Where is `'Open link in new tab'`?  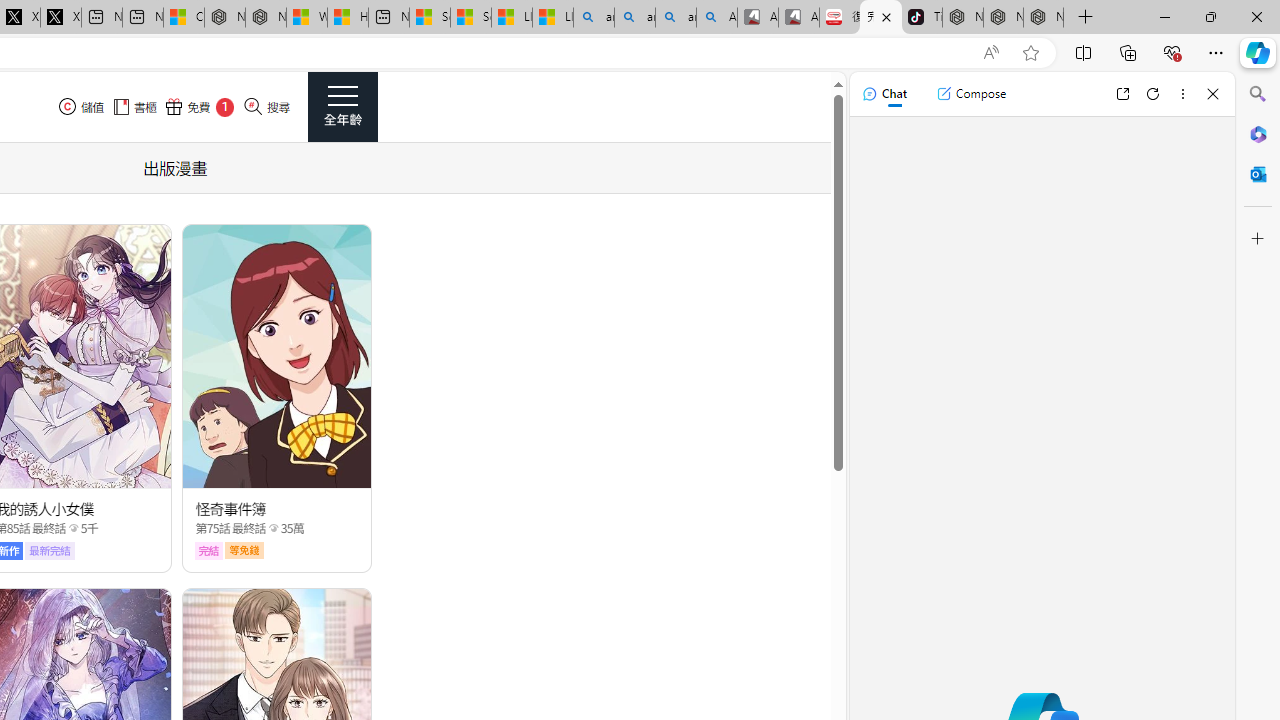
'Open link in new tab' is located at coordinates (1122, 93).